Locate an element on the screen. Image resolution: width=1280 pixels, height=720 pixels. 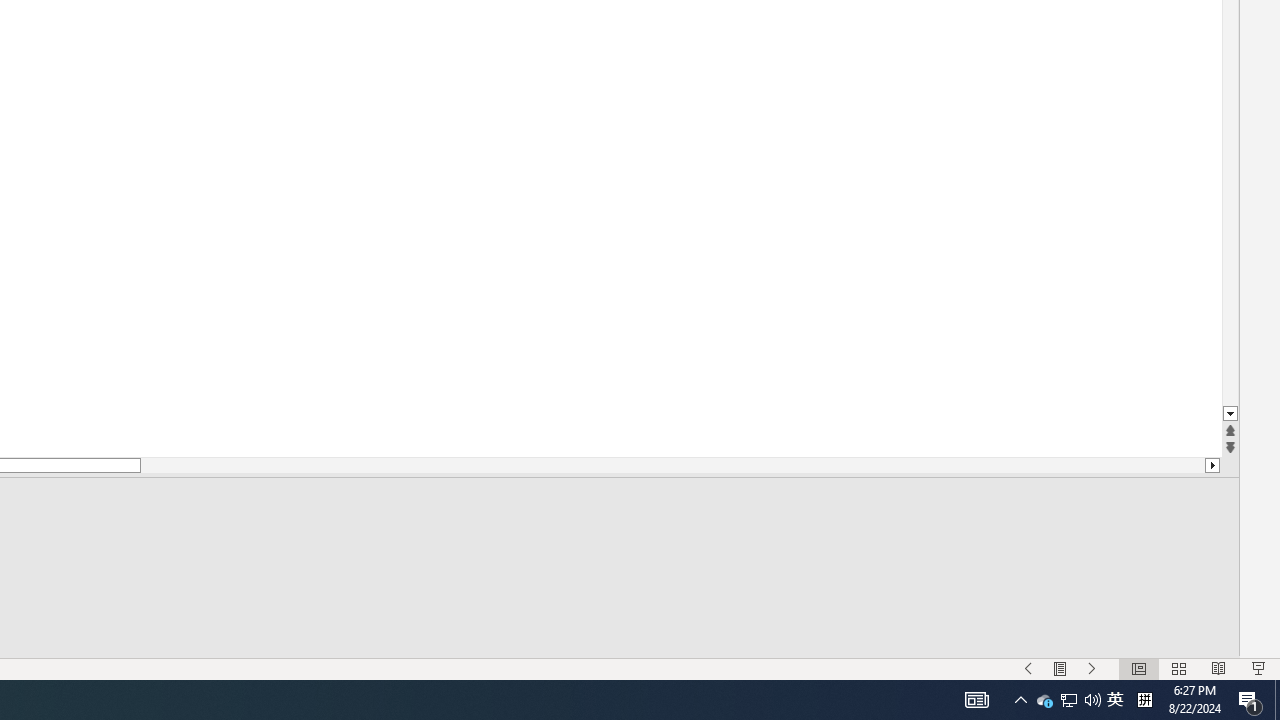
'Slide Show Next On' is located at coordinates (1114, 698).